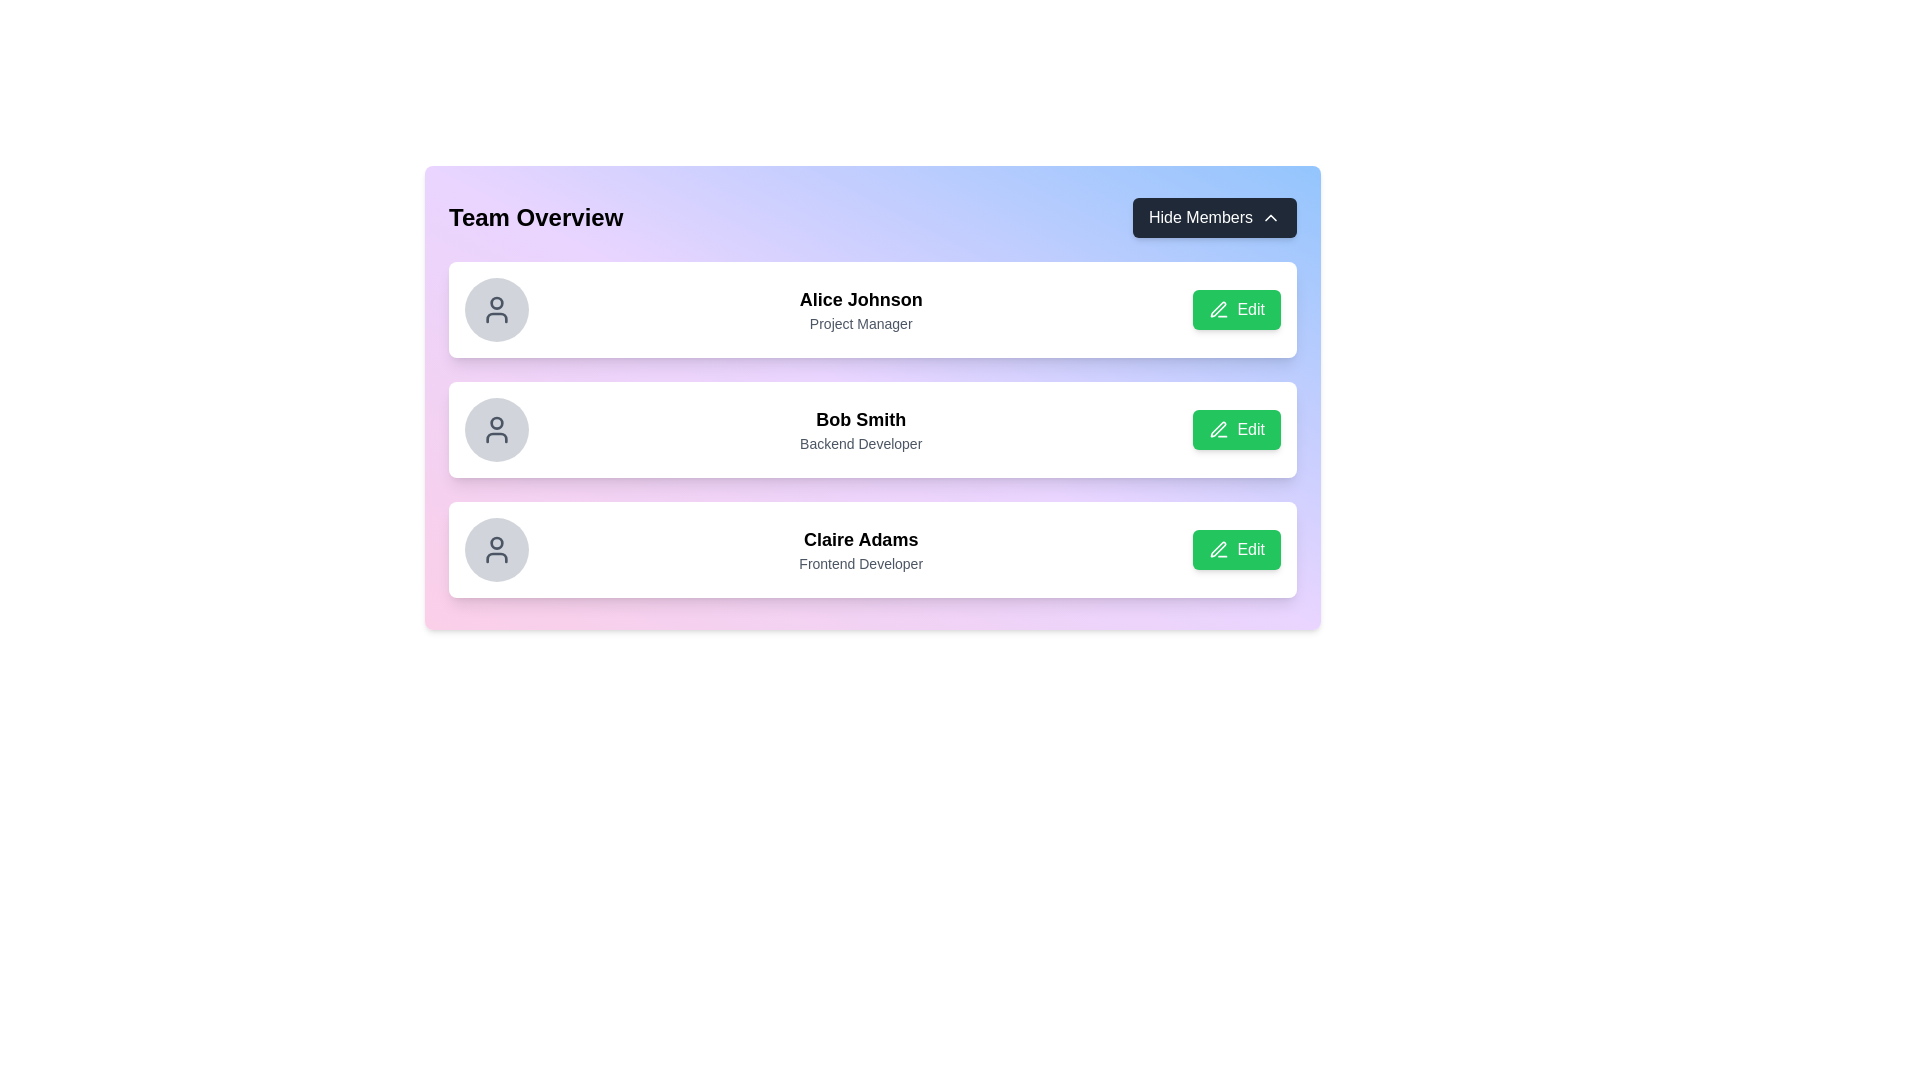  What do you see at coordinates (861, 563) in the screenshot?
I see `text label displaying 'Frontend Developer' located below the name 'Claire Adams' in the third card of the team members list` at bounding box center [861, 563].